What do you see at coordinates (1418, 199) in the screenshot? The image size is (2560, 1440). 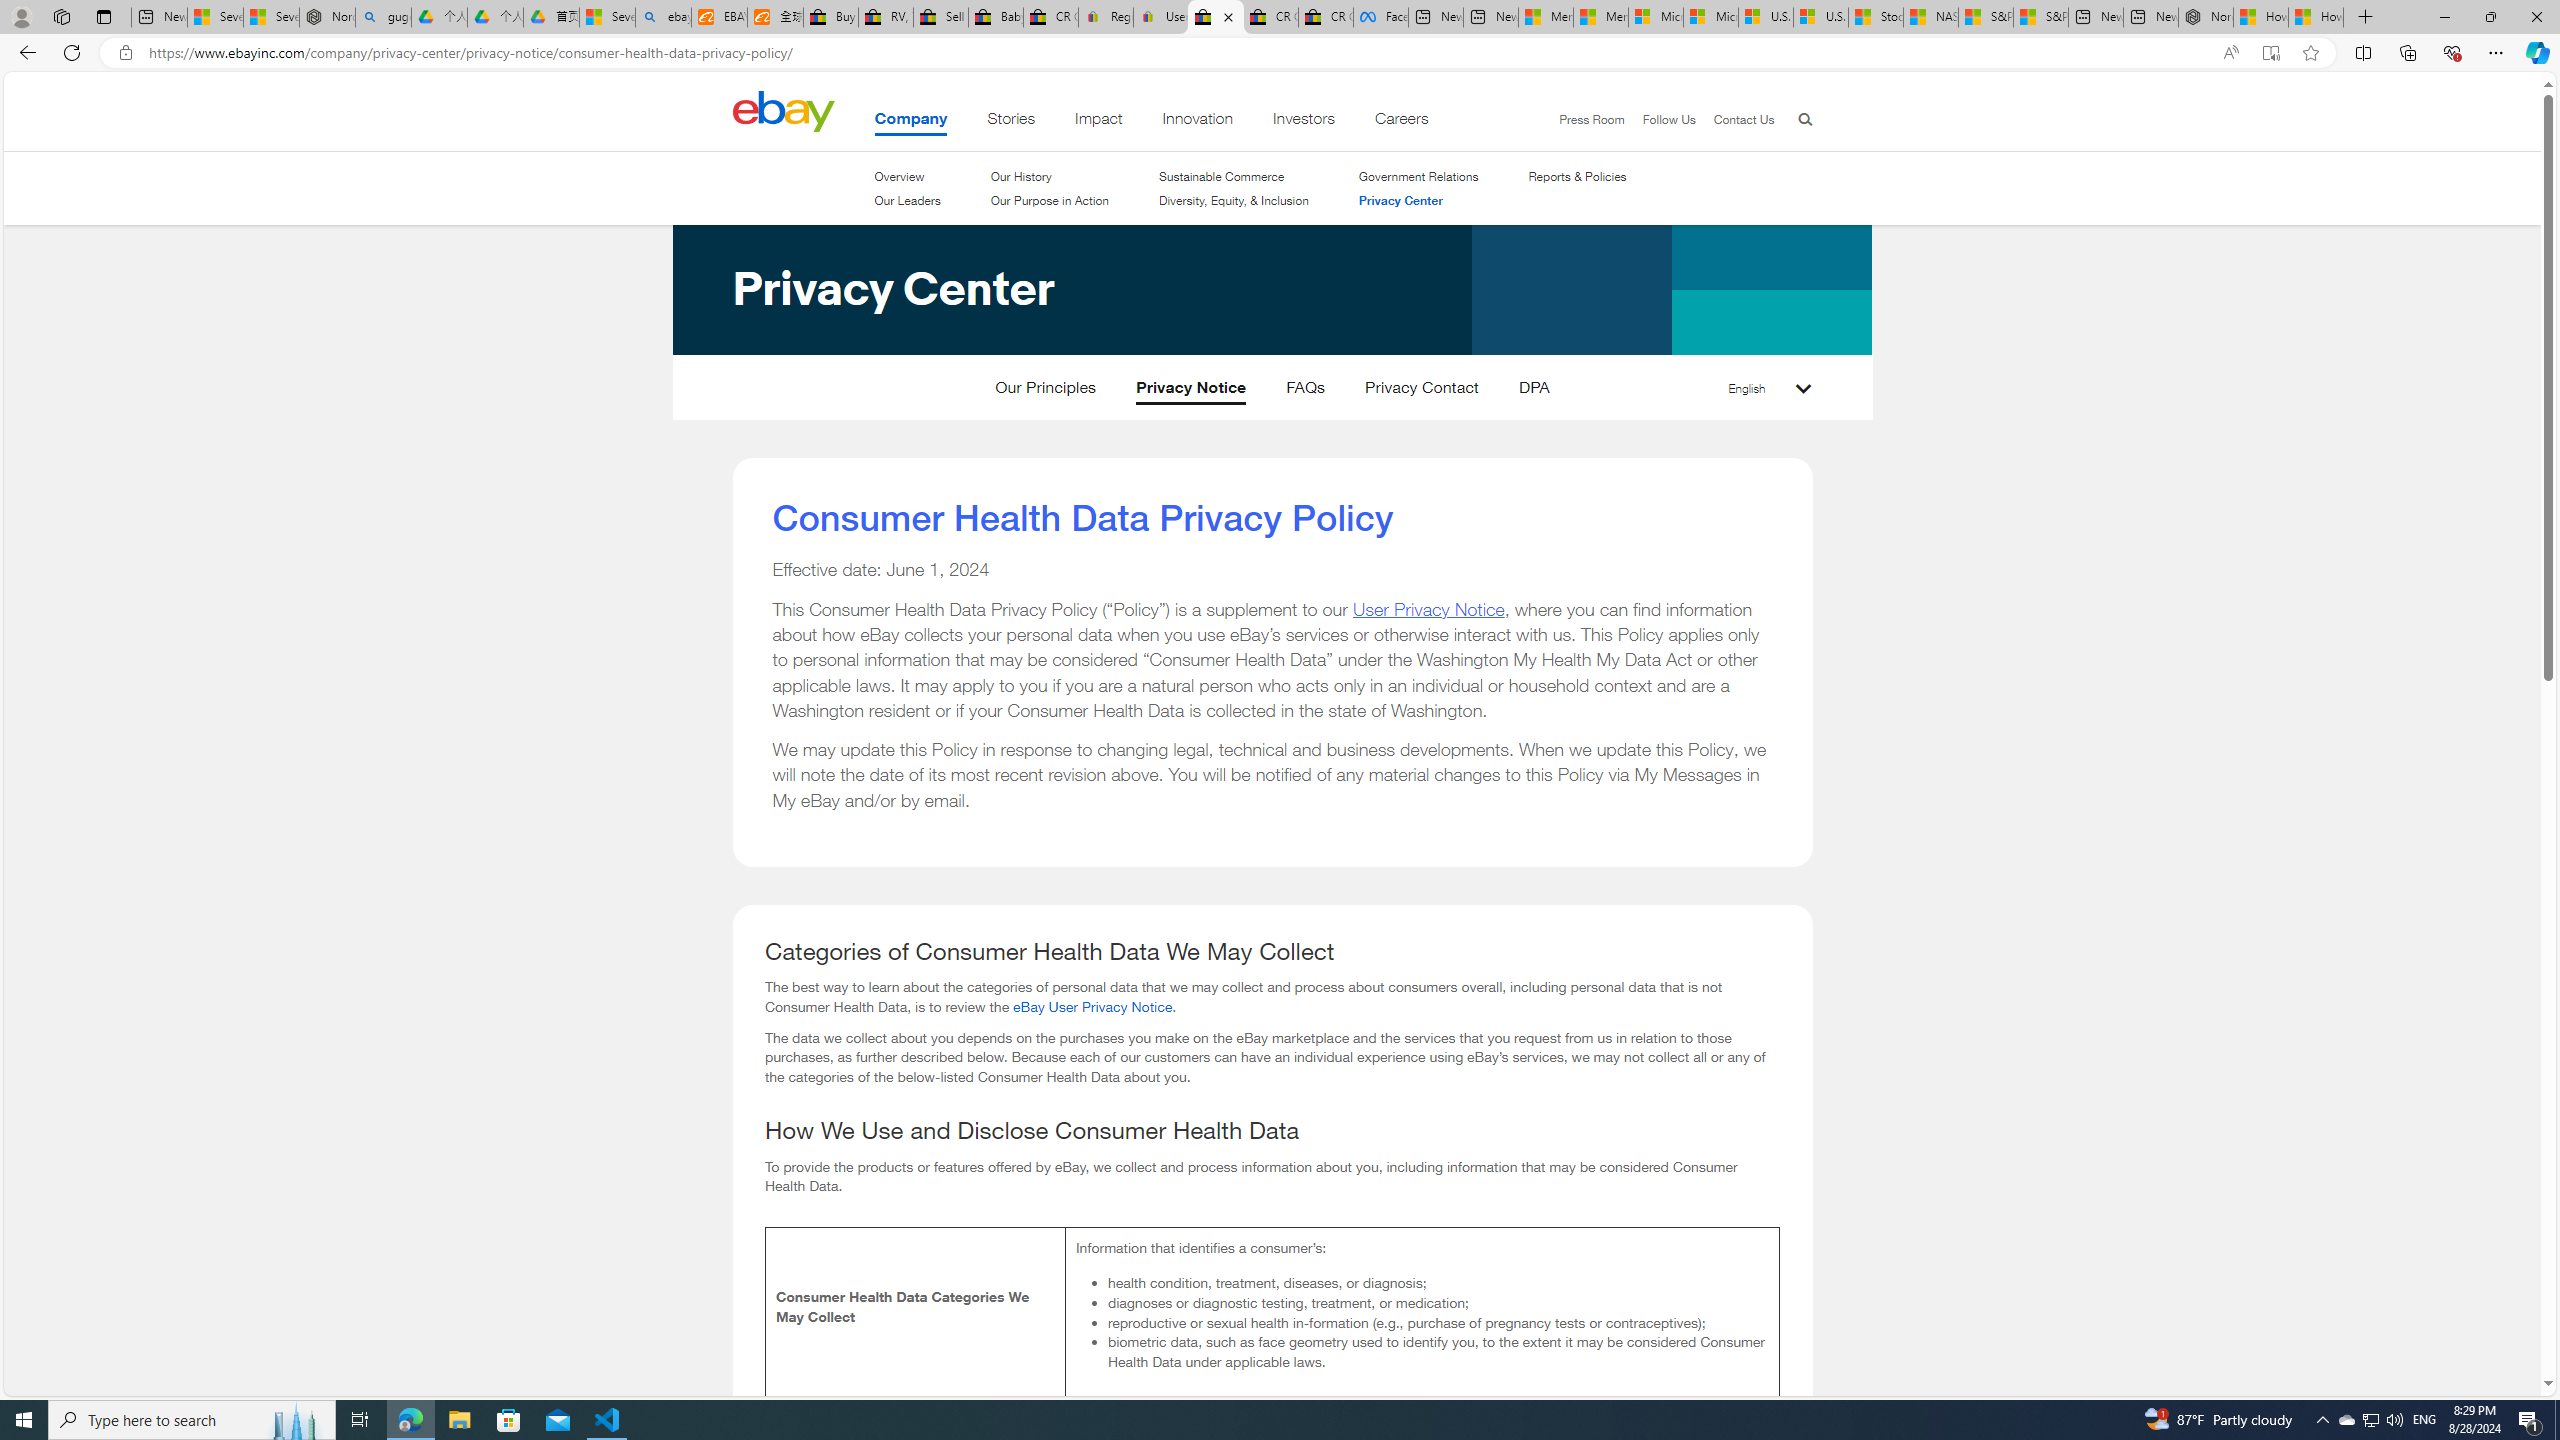 I see `'Privacy Center'` at bounding box center [1418, 199].